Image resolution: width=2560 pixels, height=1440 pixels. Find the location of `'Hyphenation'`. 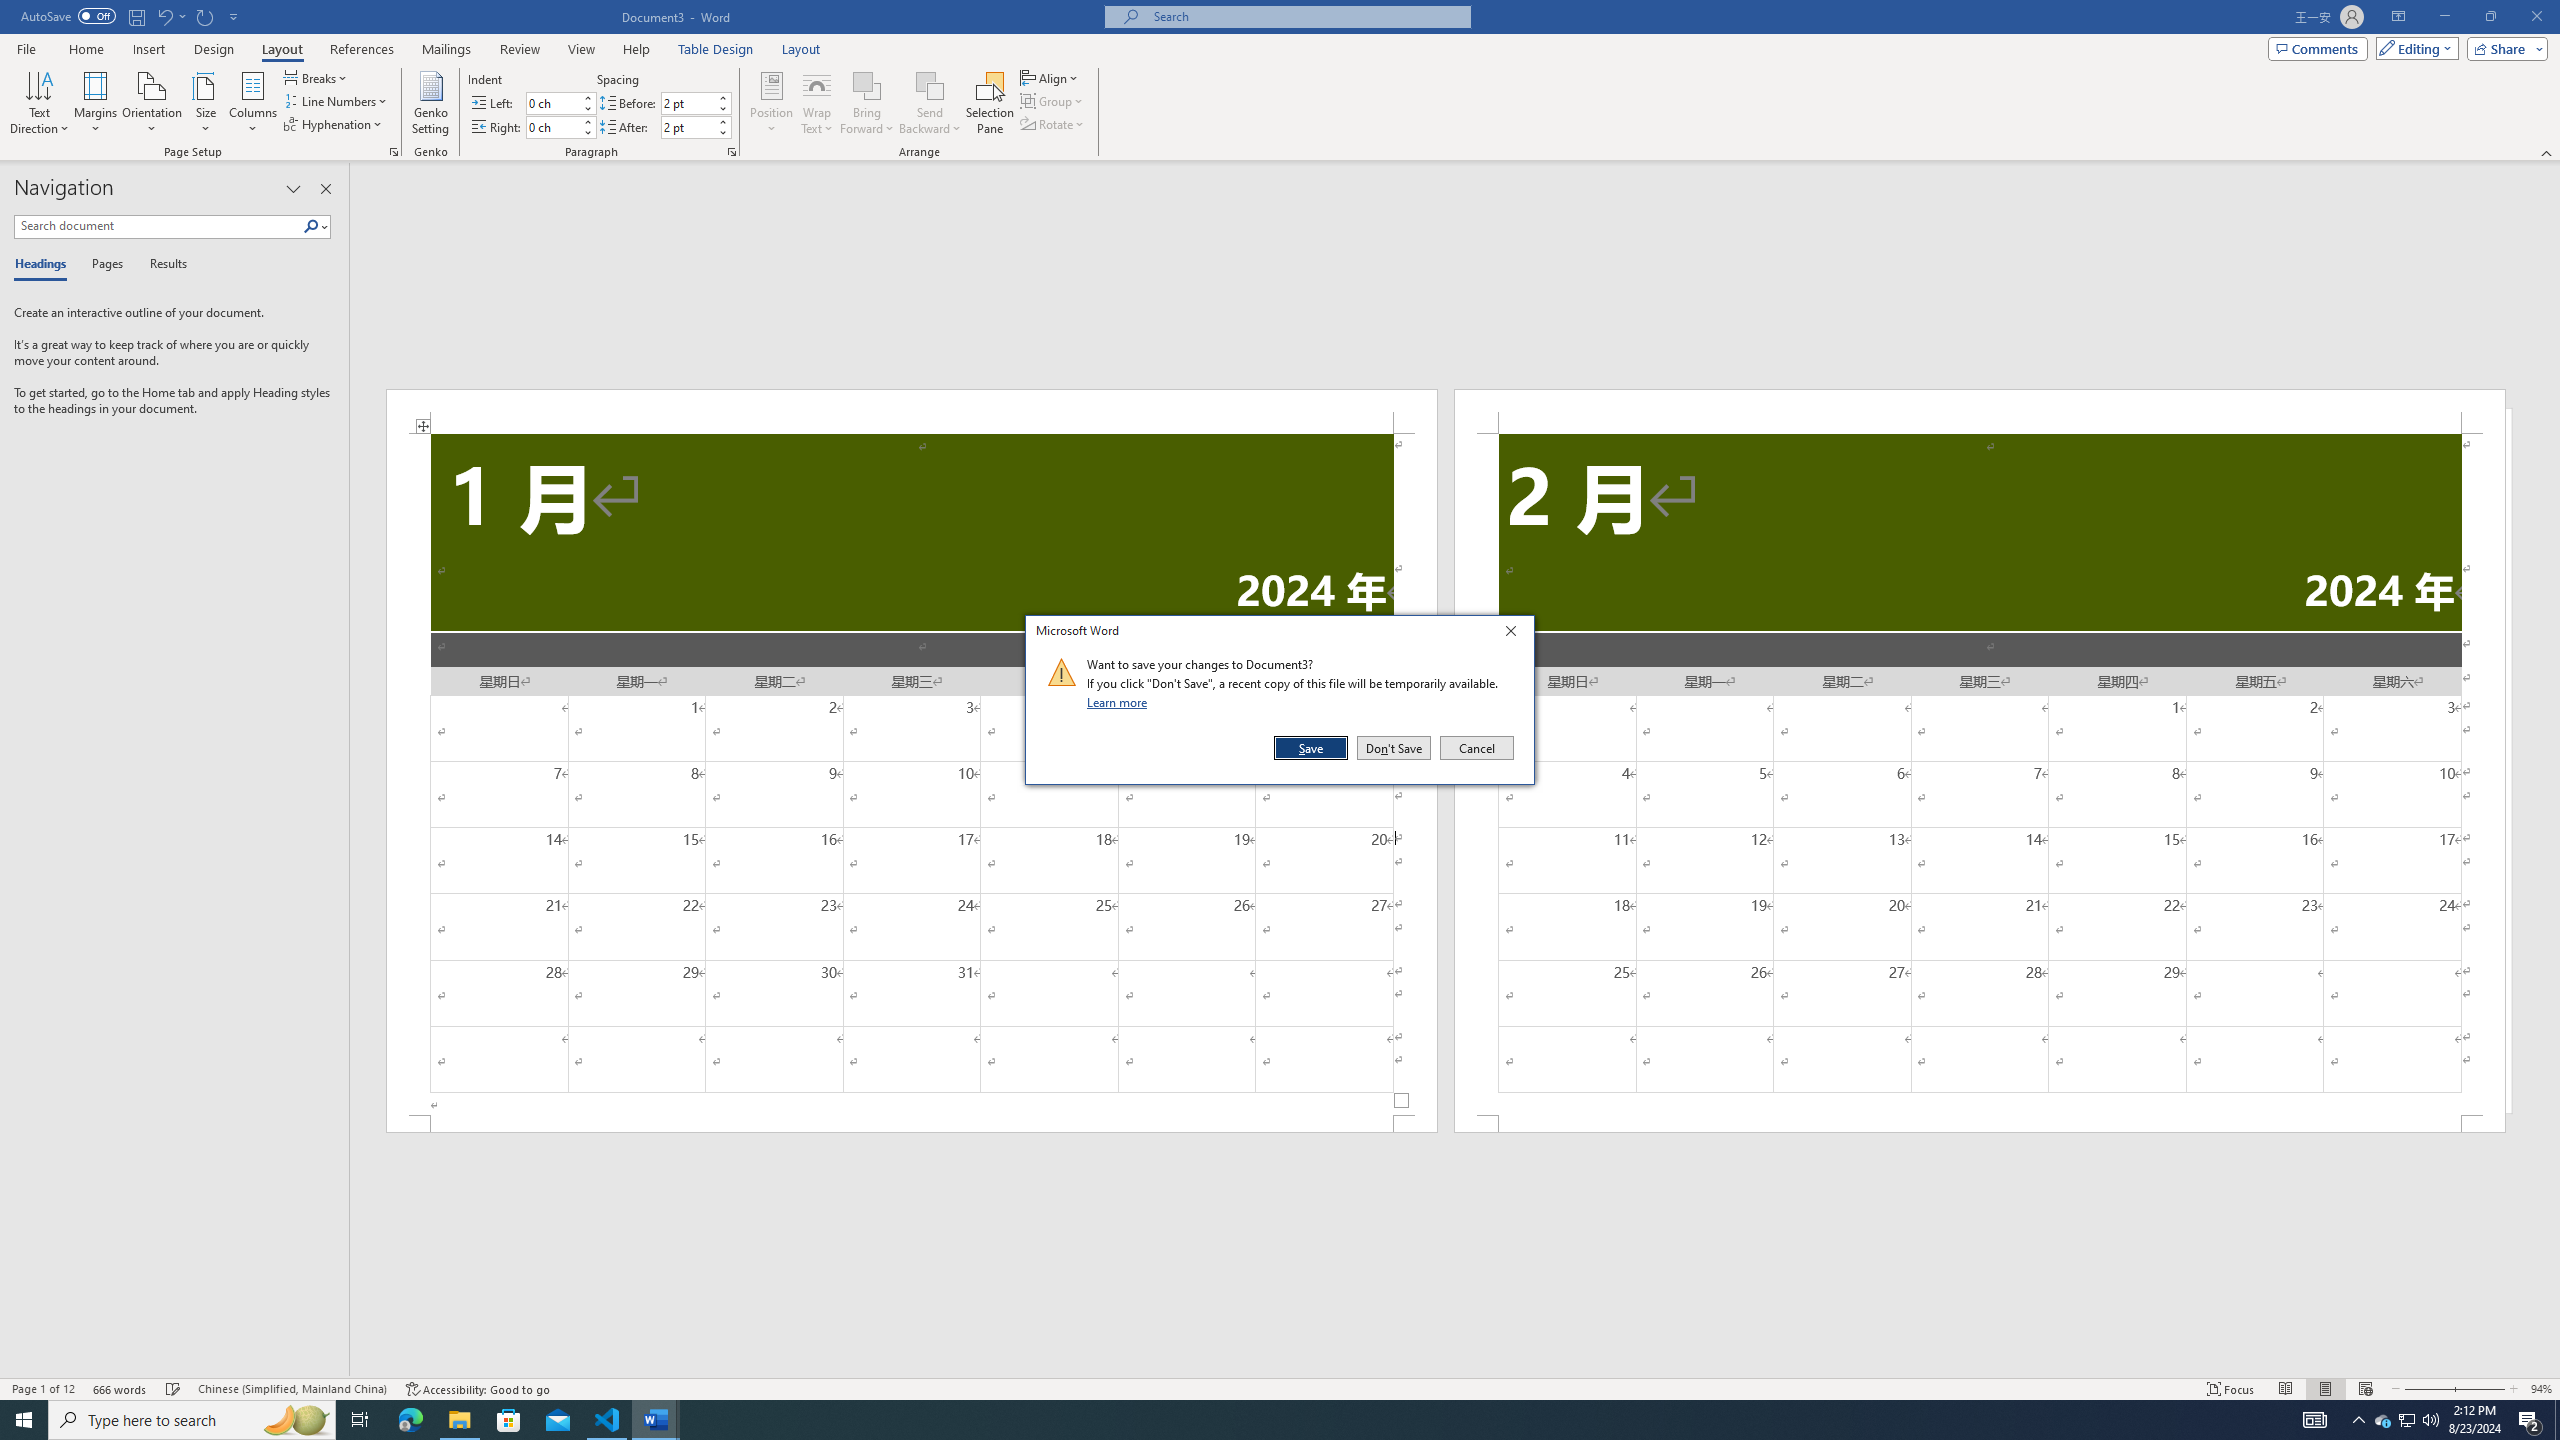

'Hyphenation' is located at coordinates (334, 122).